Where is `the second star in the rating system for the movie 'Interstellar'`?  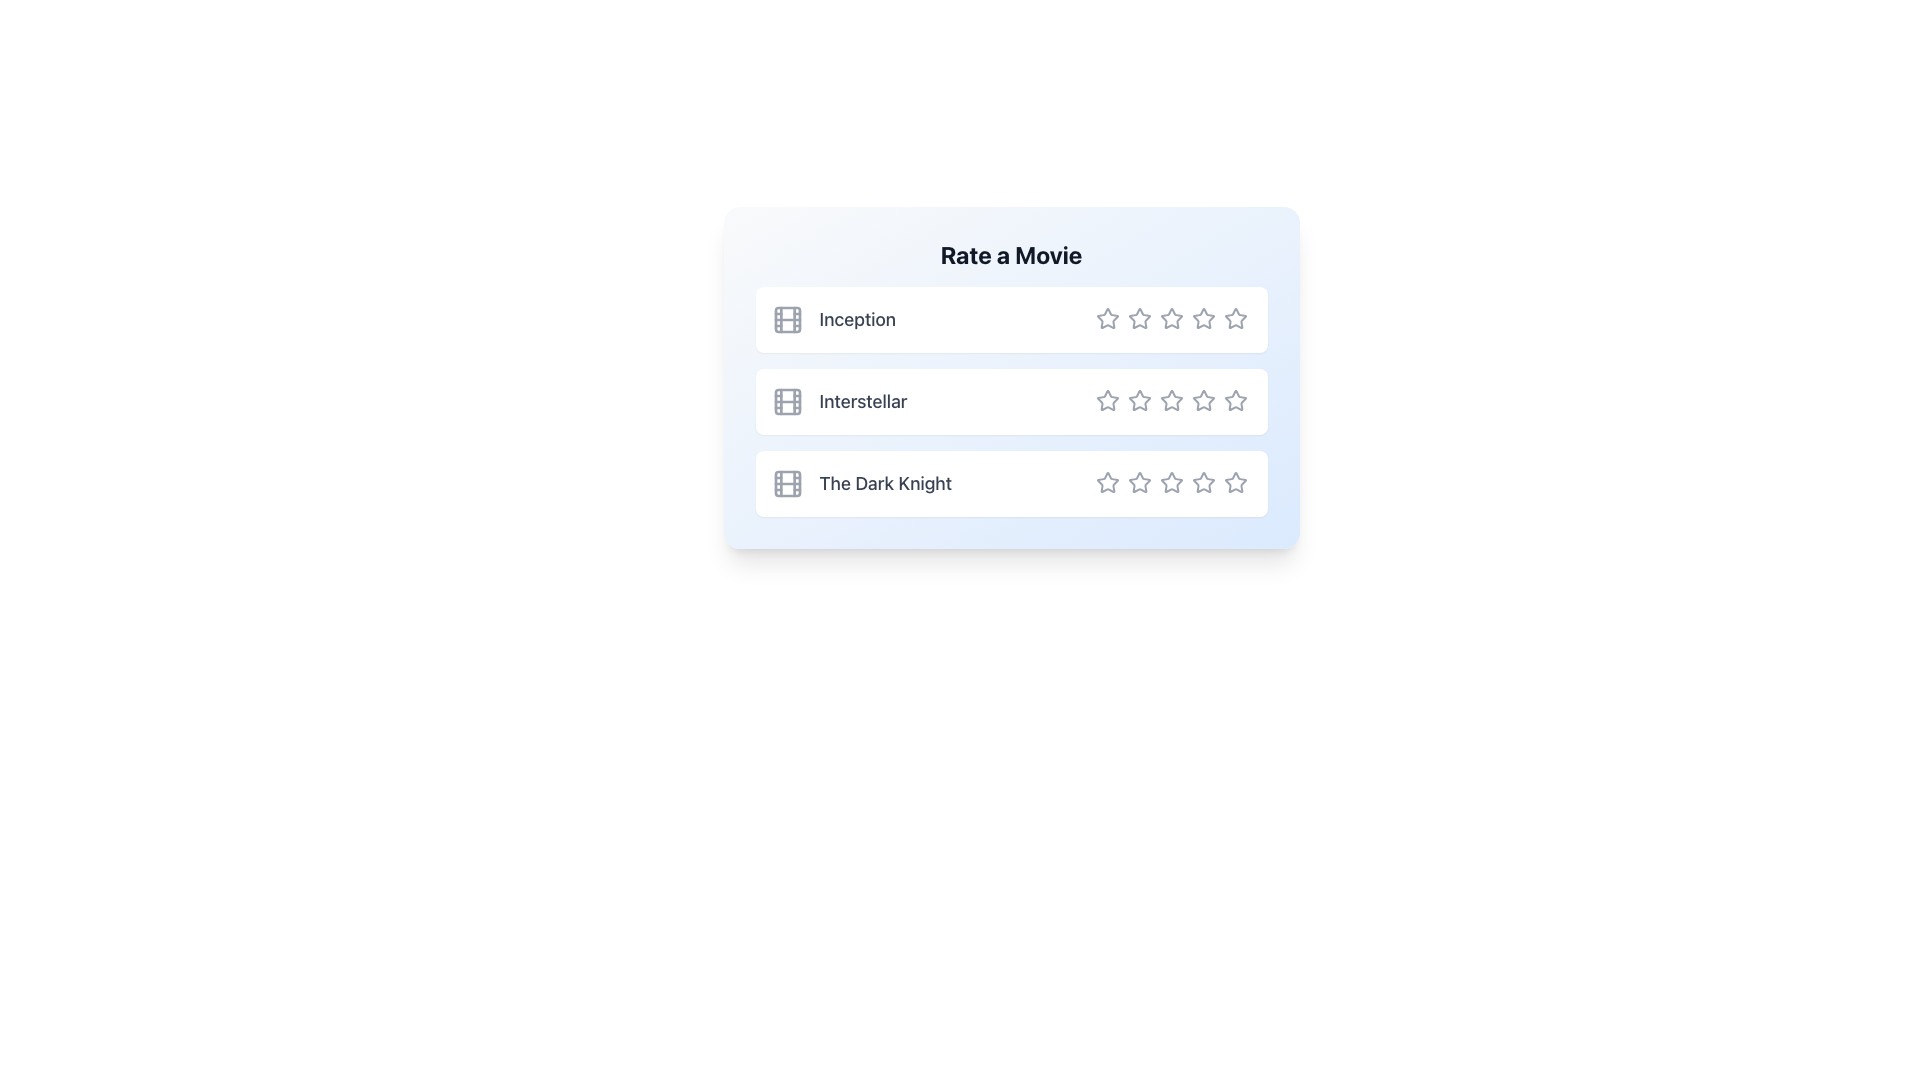
the second star in the rating system for the movie 'Interstellar' is located at coordinates (1106, 400).